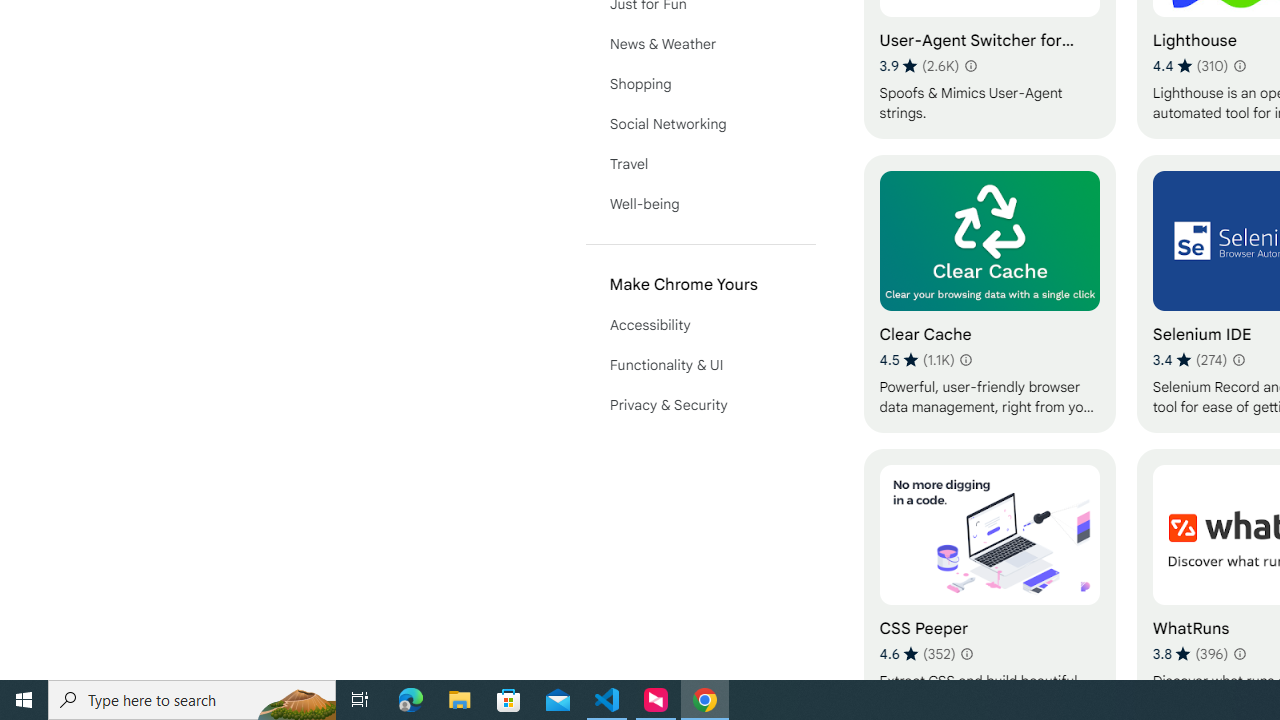  I want to click on 'Average rating 4.5 out of 5 stars. 1.1K ratings.', so click(916, 360).